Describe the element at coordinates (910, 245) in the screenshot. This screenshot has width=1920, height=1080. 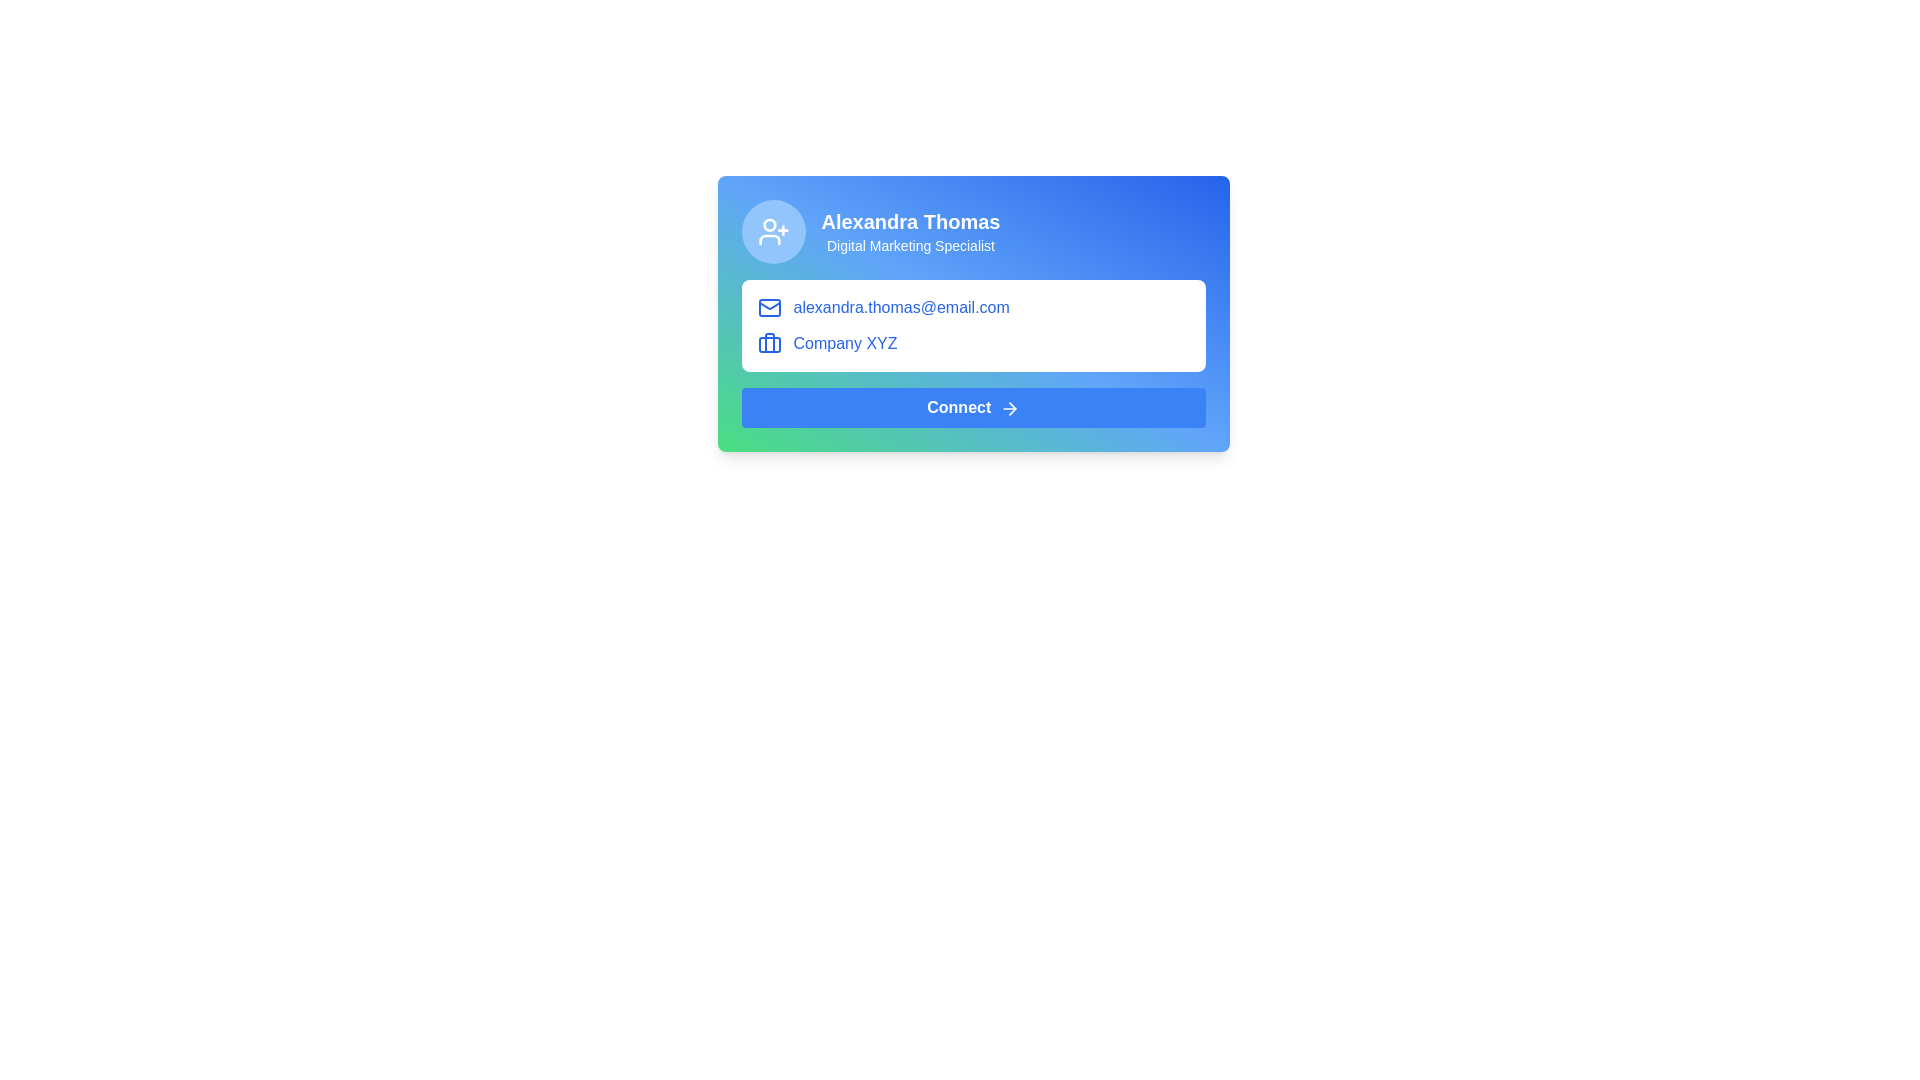
I see `the static text label that reads 'Digital Marketing Specialist', which is displayed in white on a gradient blue background and is located directly below 'Alexandra Thomas'` at that location.